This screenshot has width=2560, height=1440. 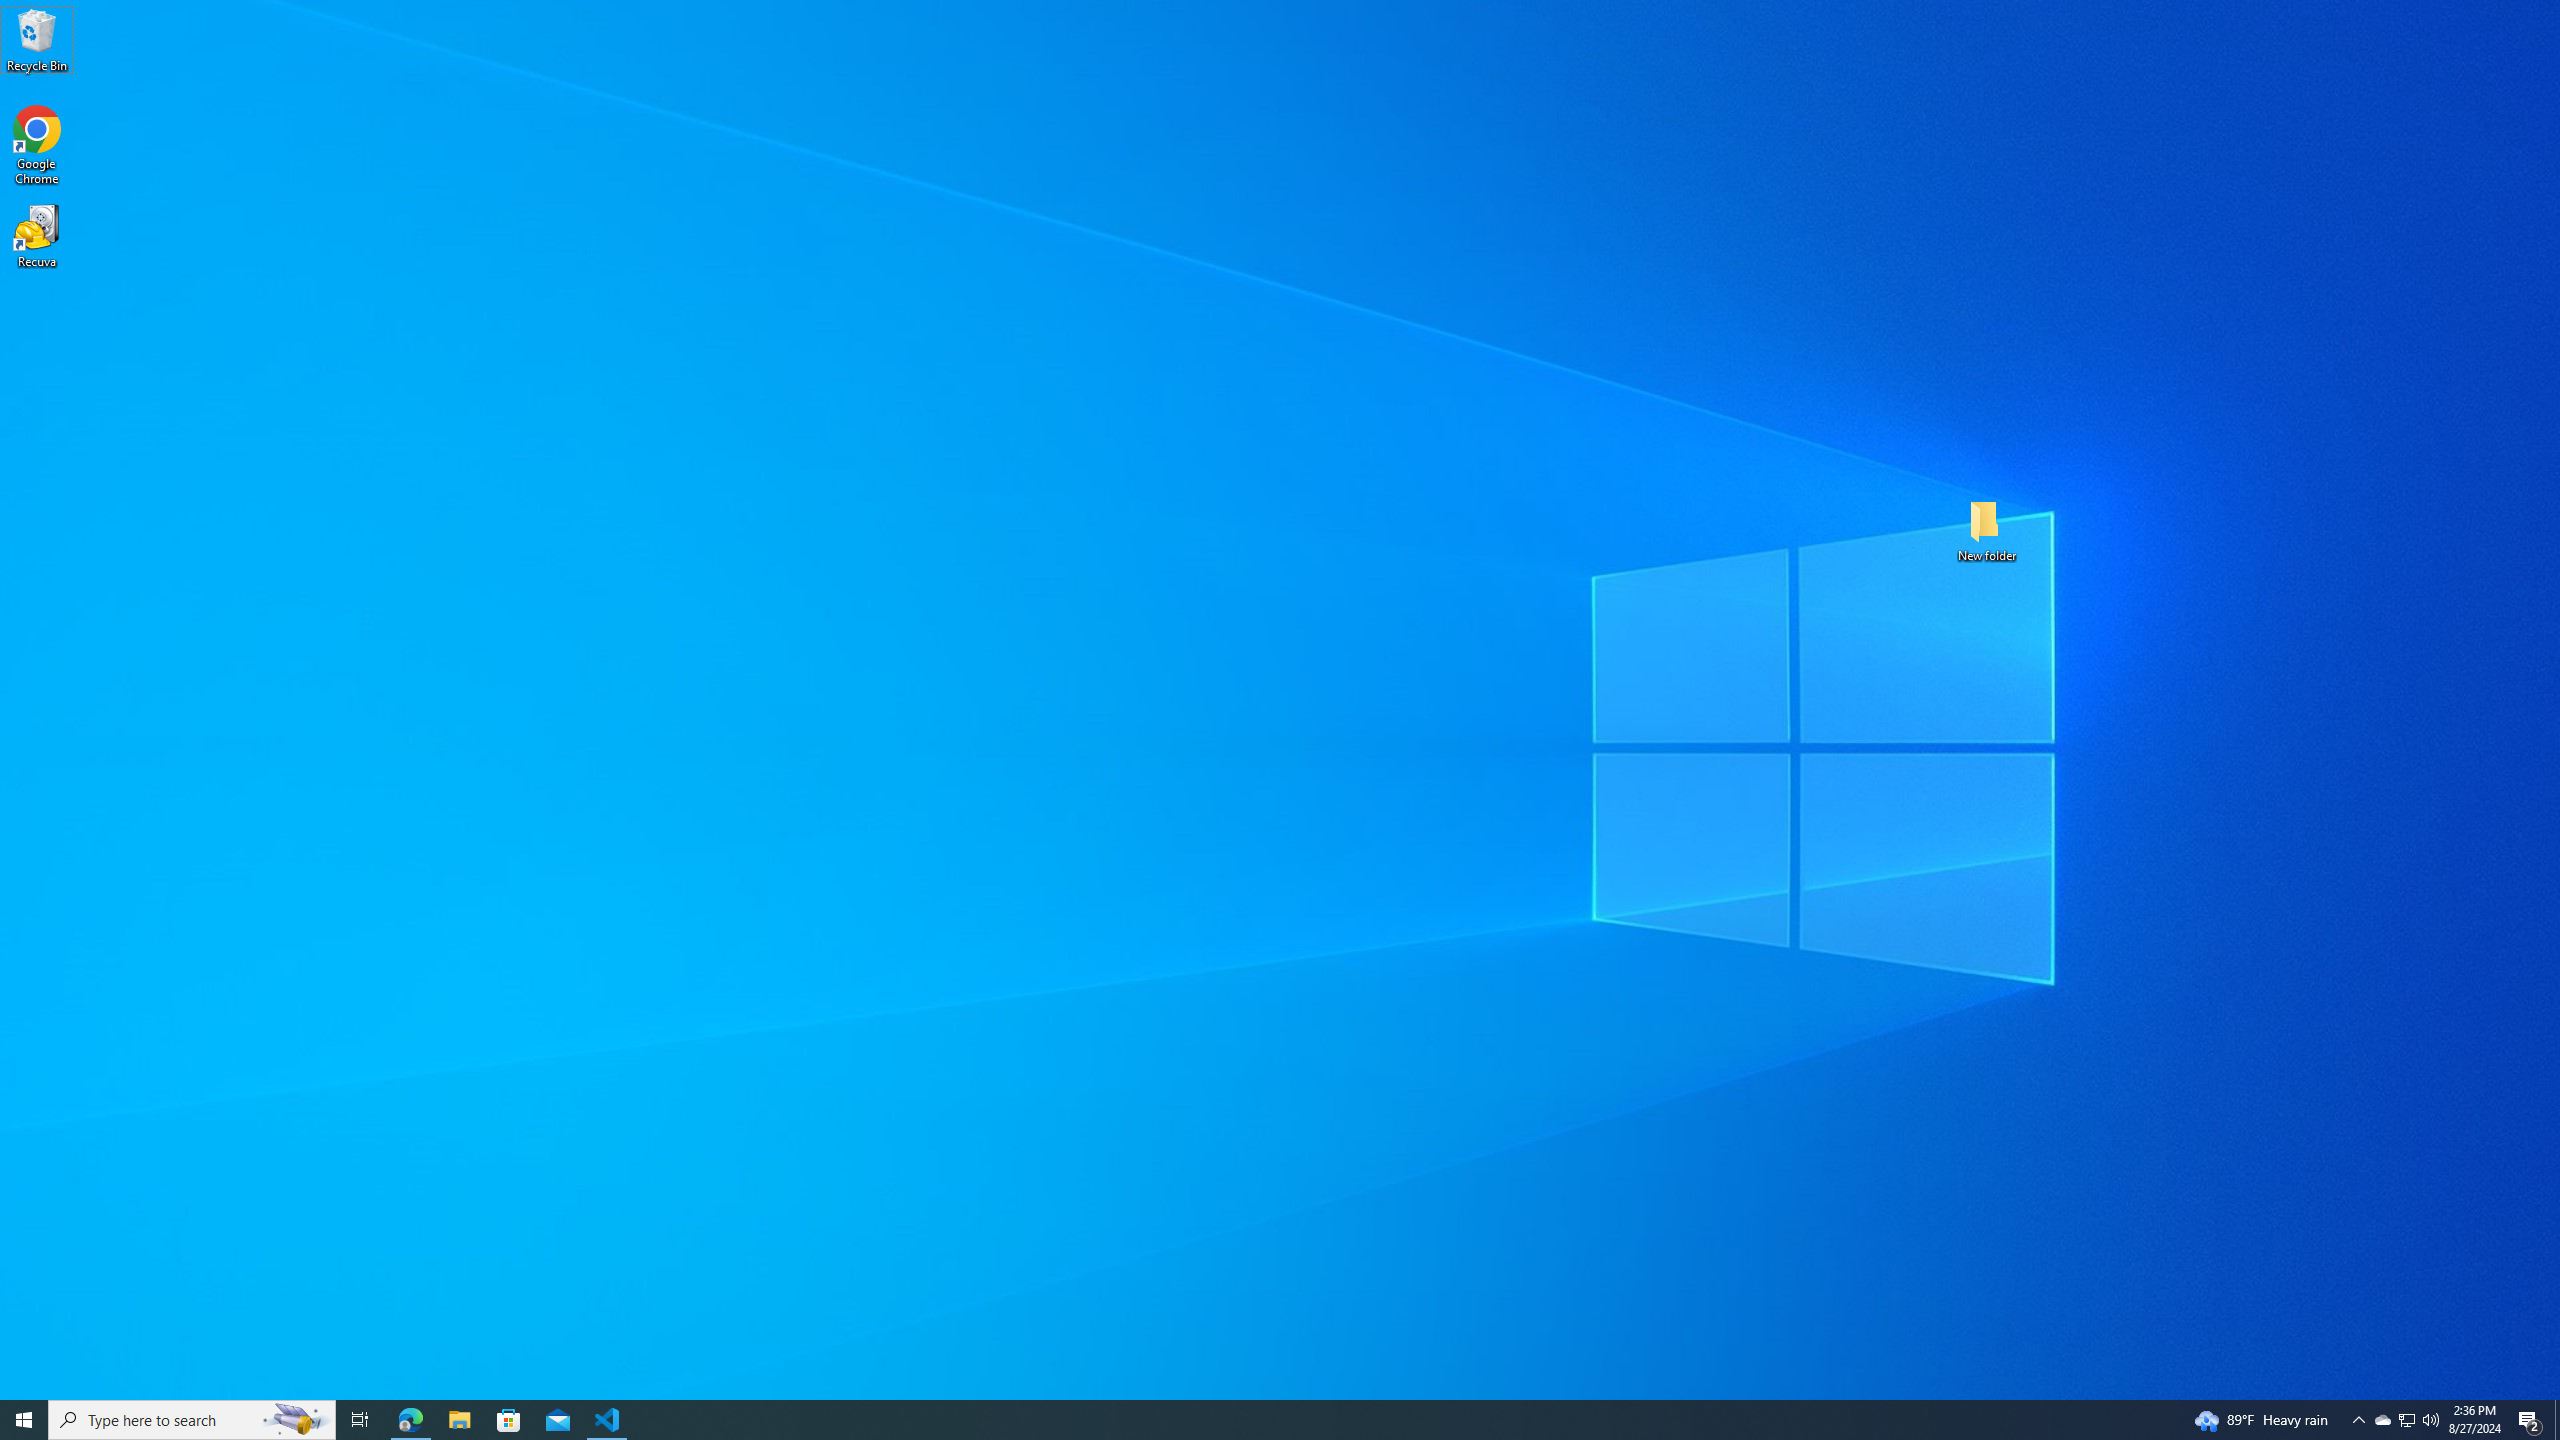 What do you see at coordinates (36, 235) in the screenshot?
I see `'Recuva'` at bounding box center [36, 235].